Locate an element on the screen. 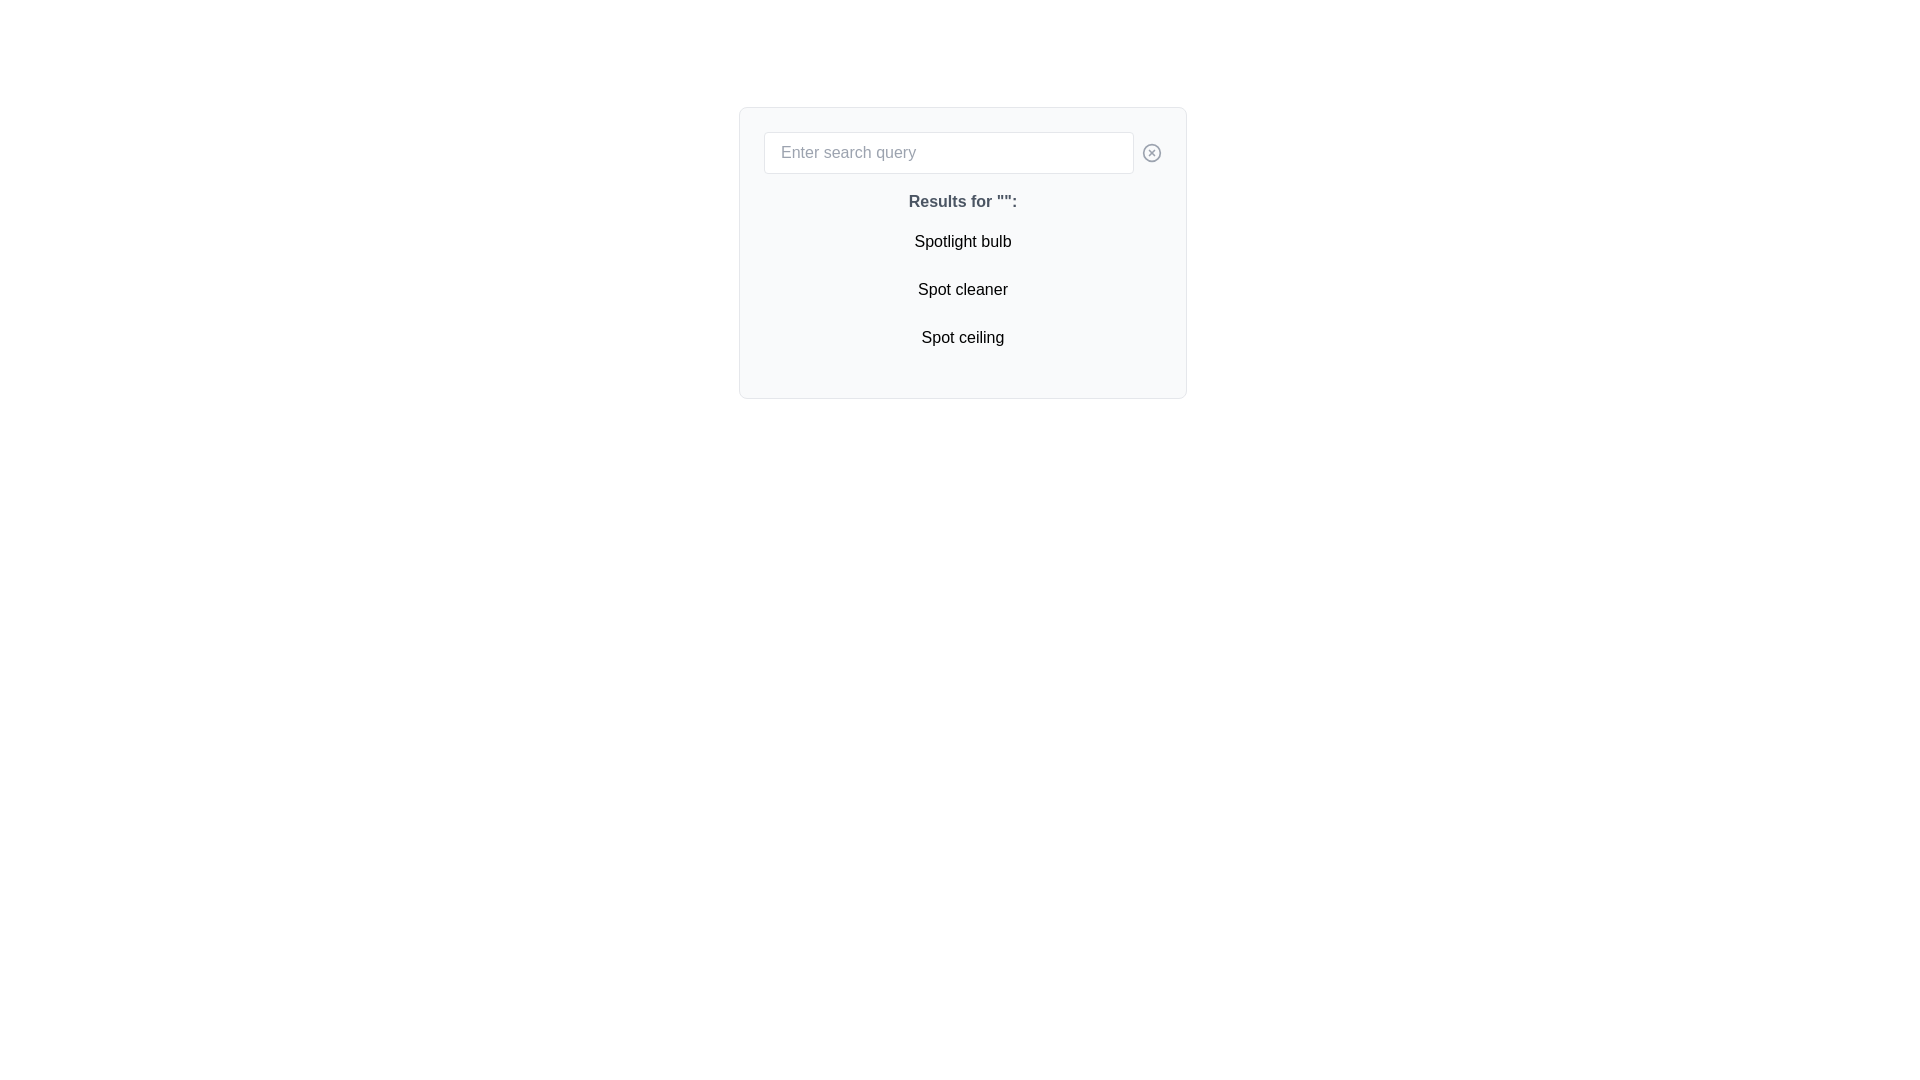 Image resolution: width=1920 pixels, height=1080 pixels. the character 'e' in the word 'ceiling' of the phrase 'Spot ceiling' located at the bottom of a vertical list within a panel is located at coordinates (971, 336).